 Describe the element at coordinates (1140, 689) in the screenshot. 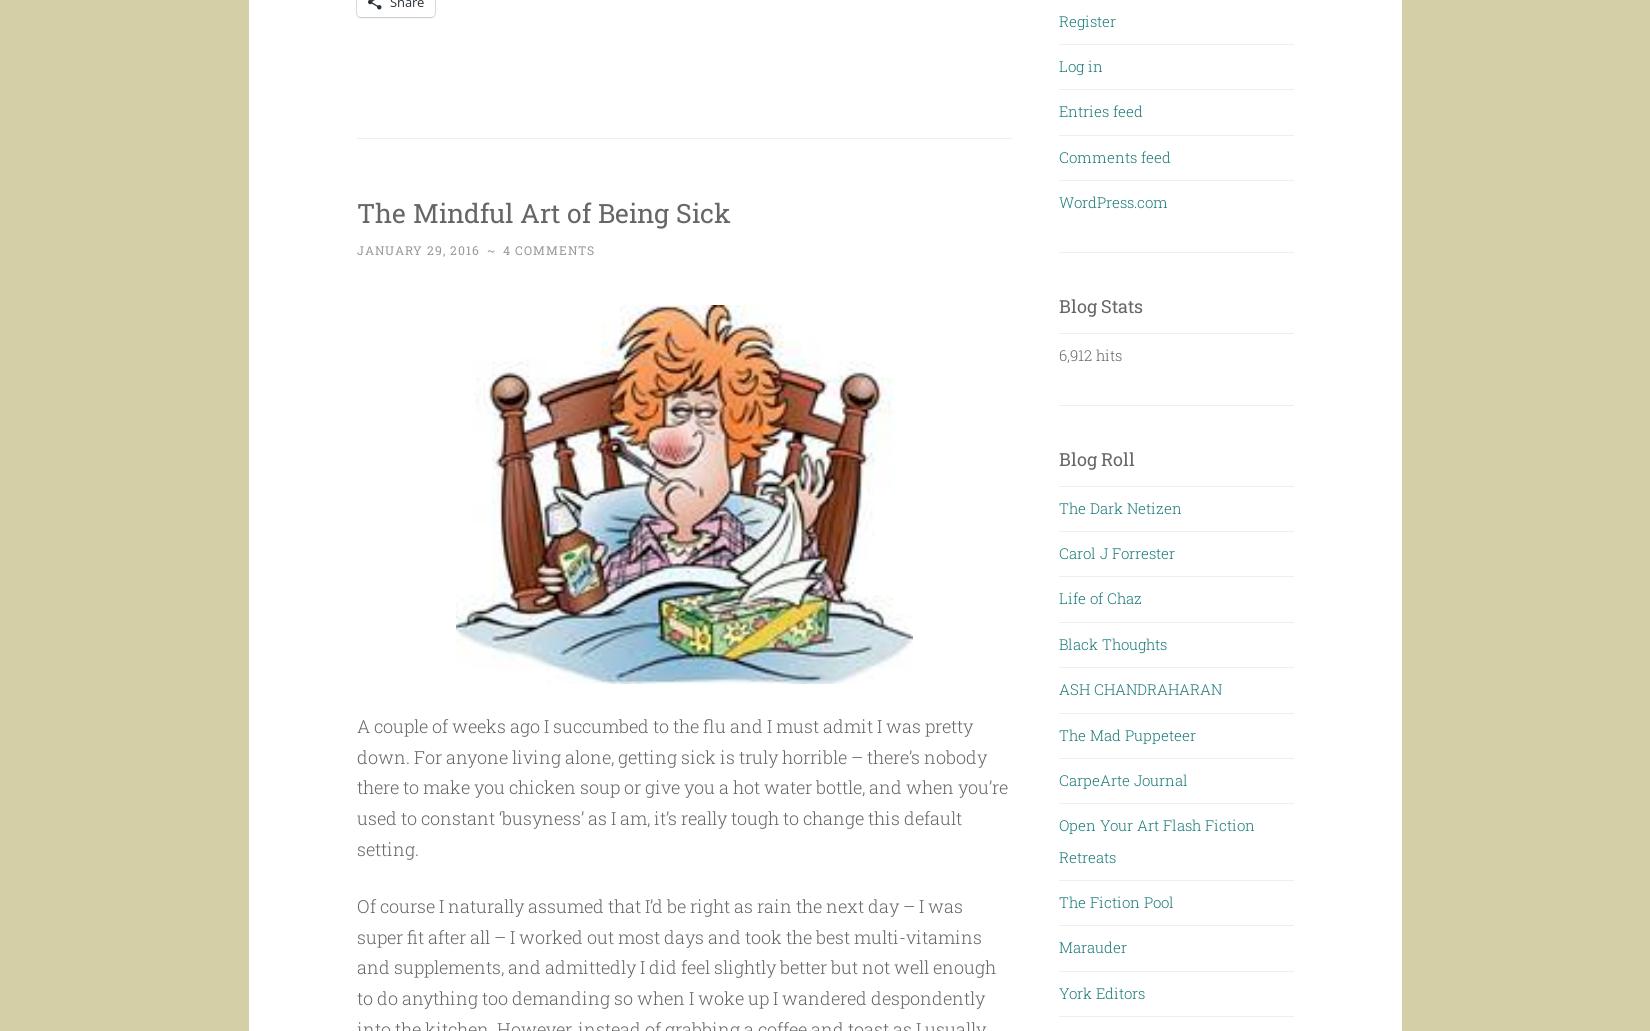

I see `'ASH CHANDRAHARAN'` at that location.